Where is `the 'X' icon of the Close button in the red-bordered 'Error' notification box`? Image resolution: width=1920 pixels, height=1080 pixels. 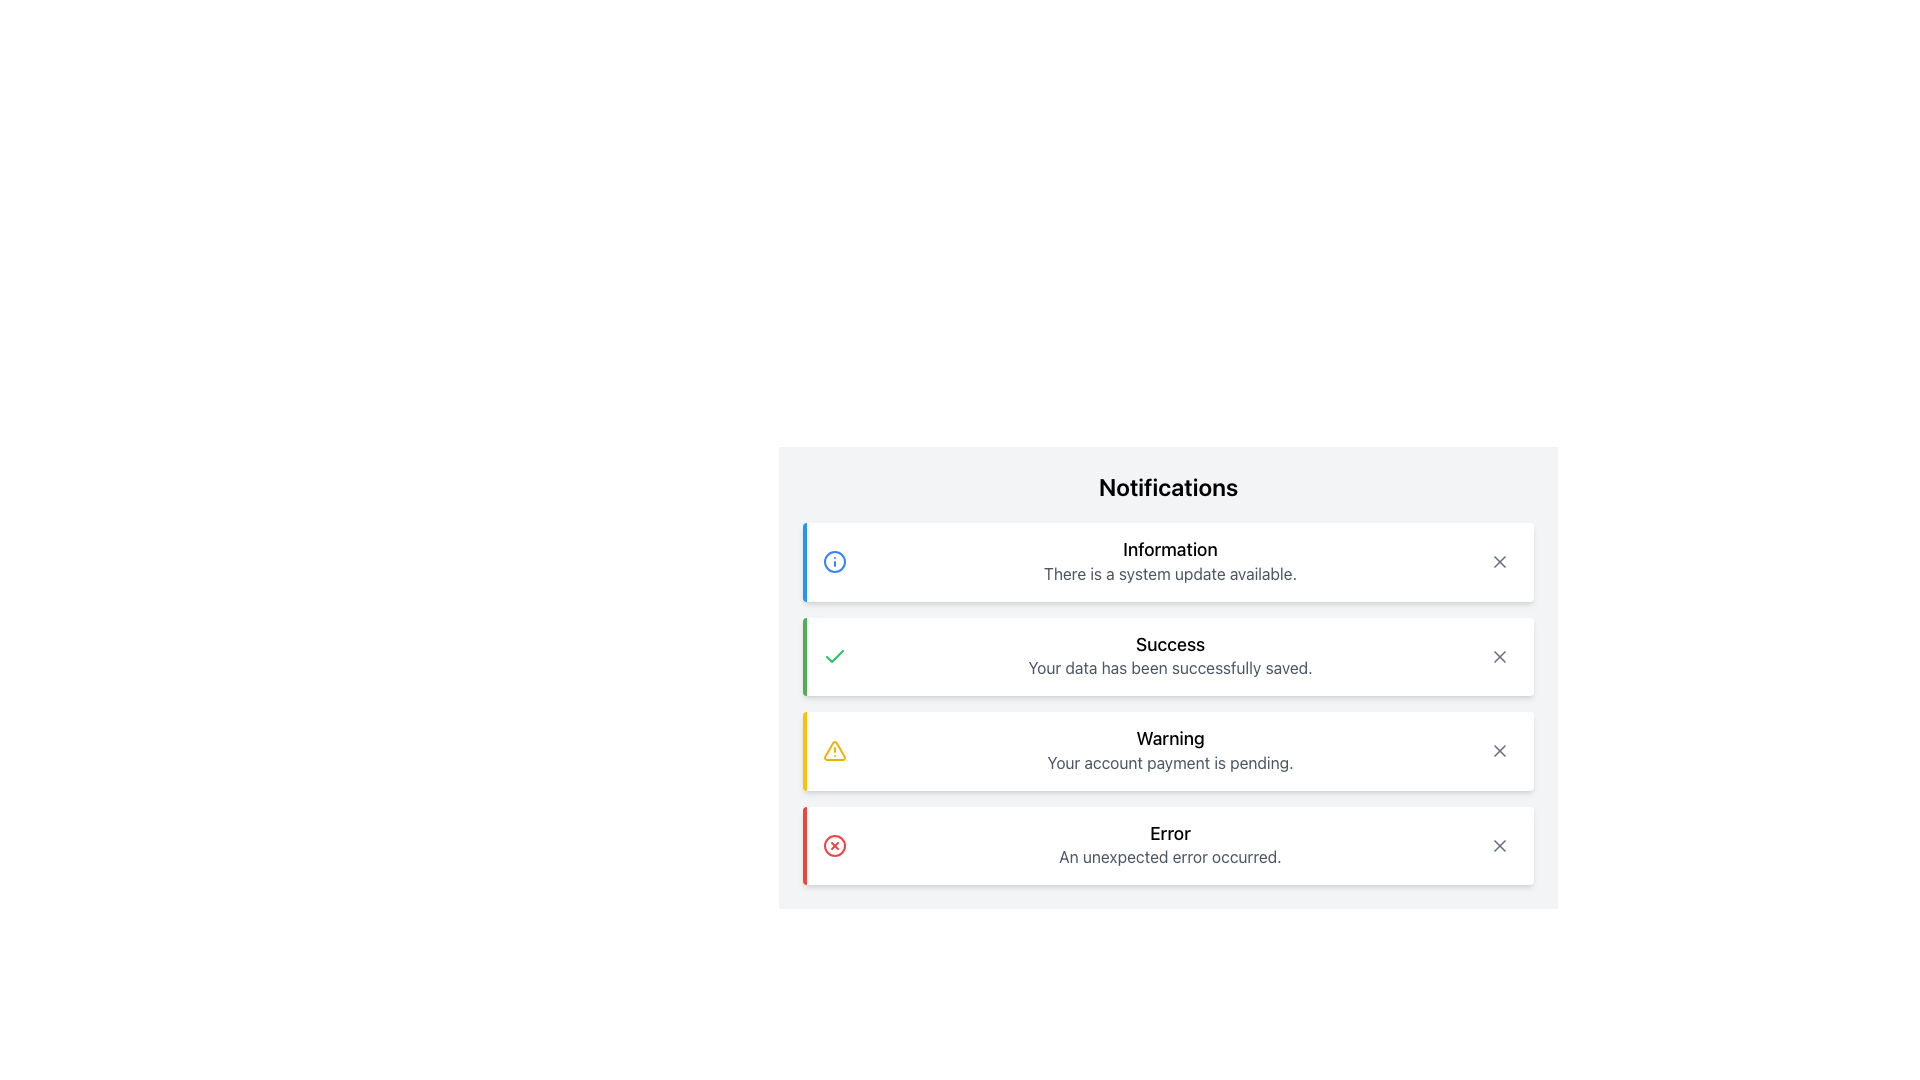
the 'X' icon of the Close button in the red-bordered 'Error' notification box is located at coordinates (1499, 844).